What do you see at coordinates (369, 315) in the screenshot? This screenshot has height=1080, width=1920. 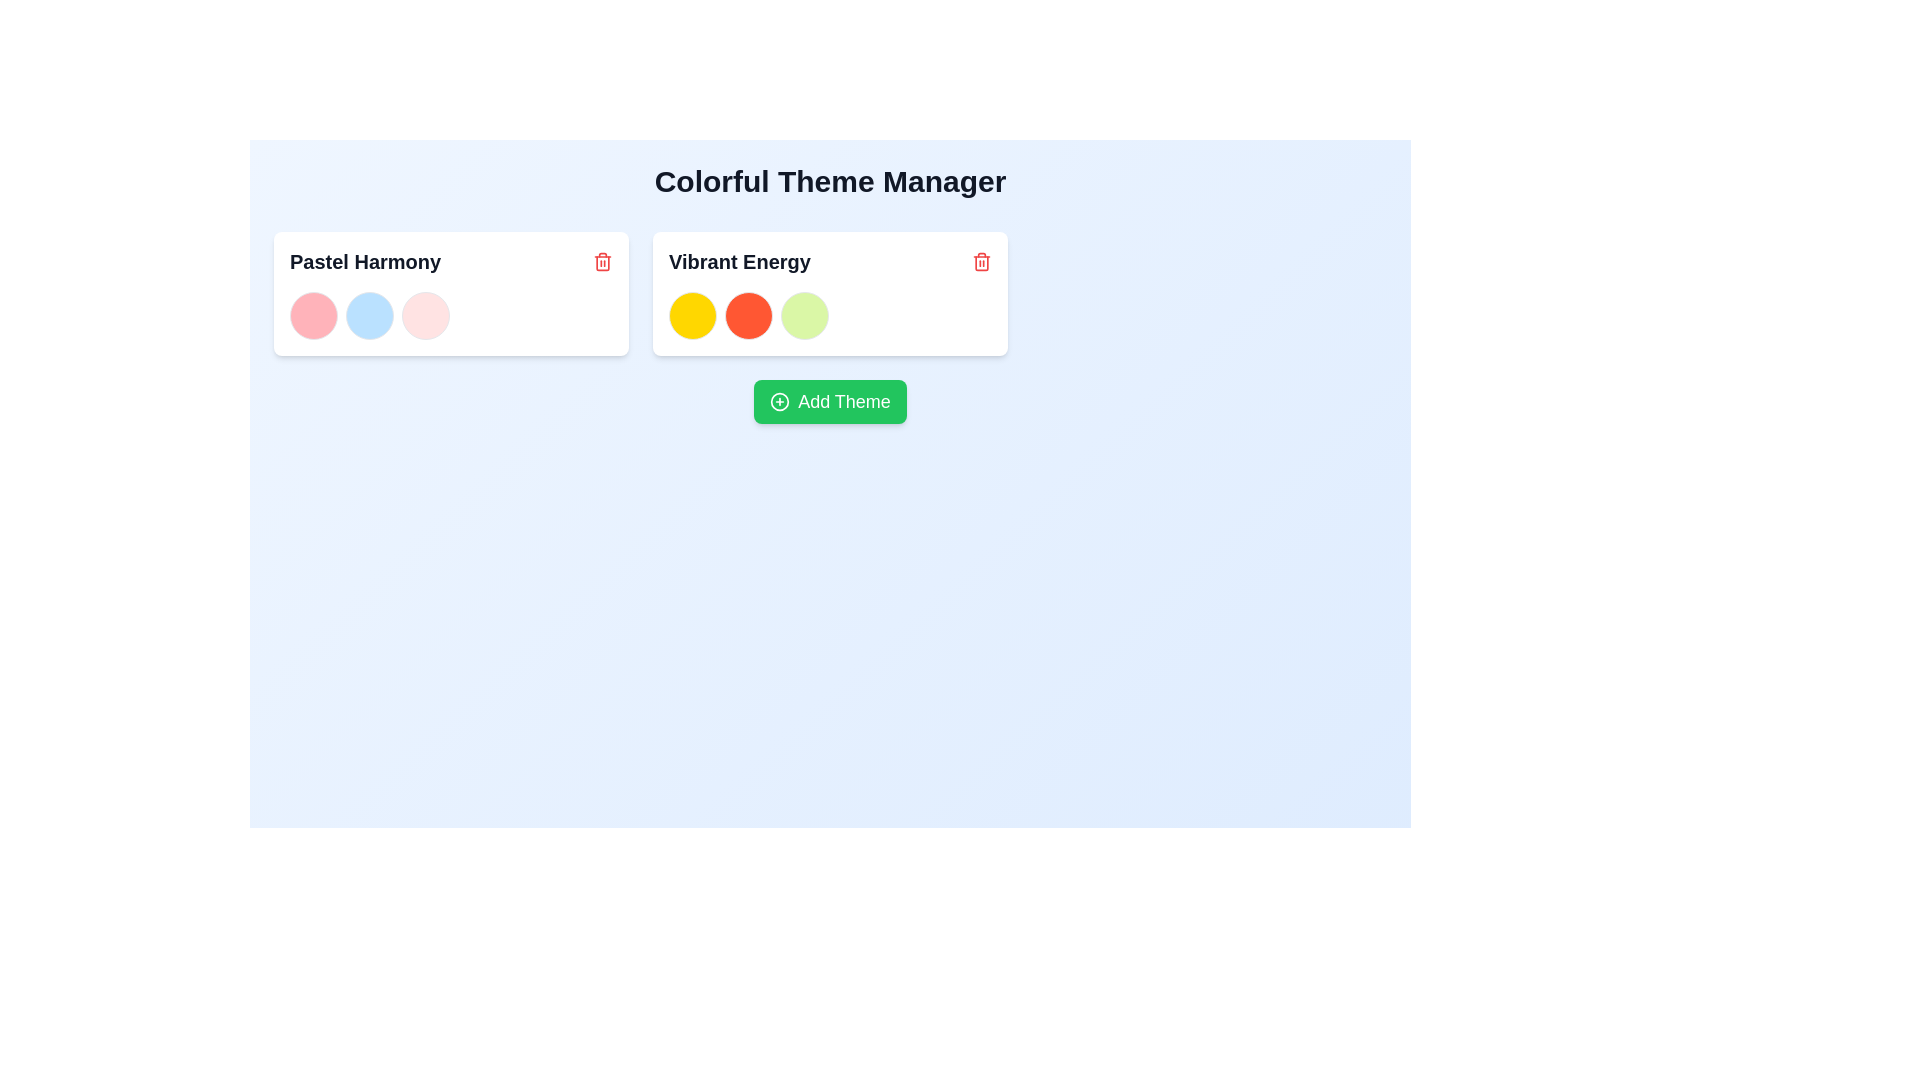 I see `the decorative element located in the center of three horizontally aligned circular elements within the 'Pastel Harmony' theme card, specifically the second element between the pink and light pink circular elements` at bounding box center [369, 315].